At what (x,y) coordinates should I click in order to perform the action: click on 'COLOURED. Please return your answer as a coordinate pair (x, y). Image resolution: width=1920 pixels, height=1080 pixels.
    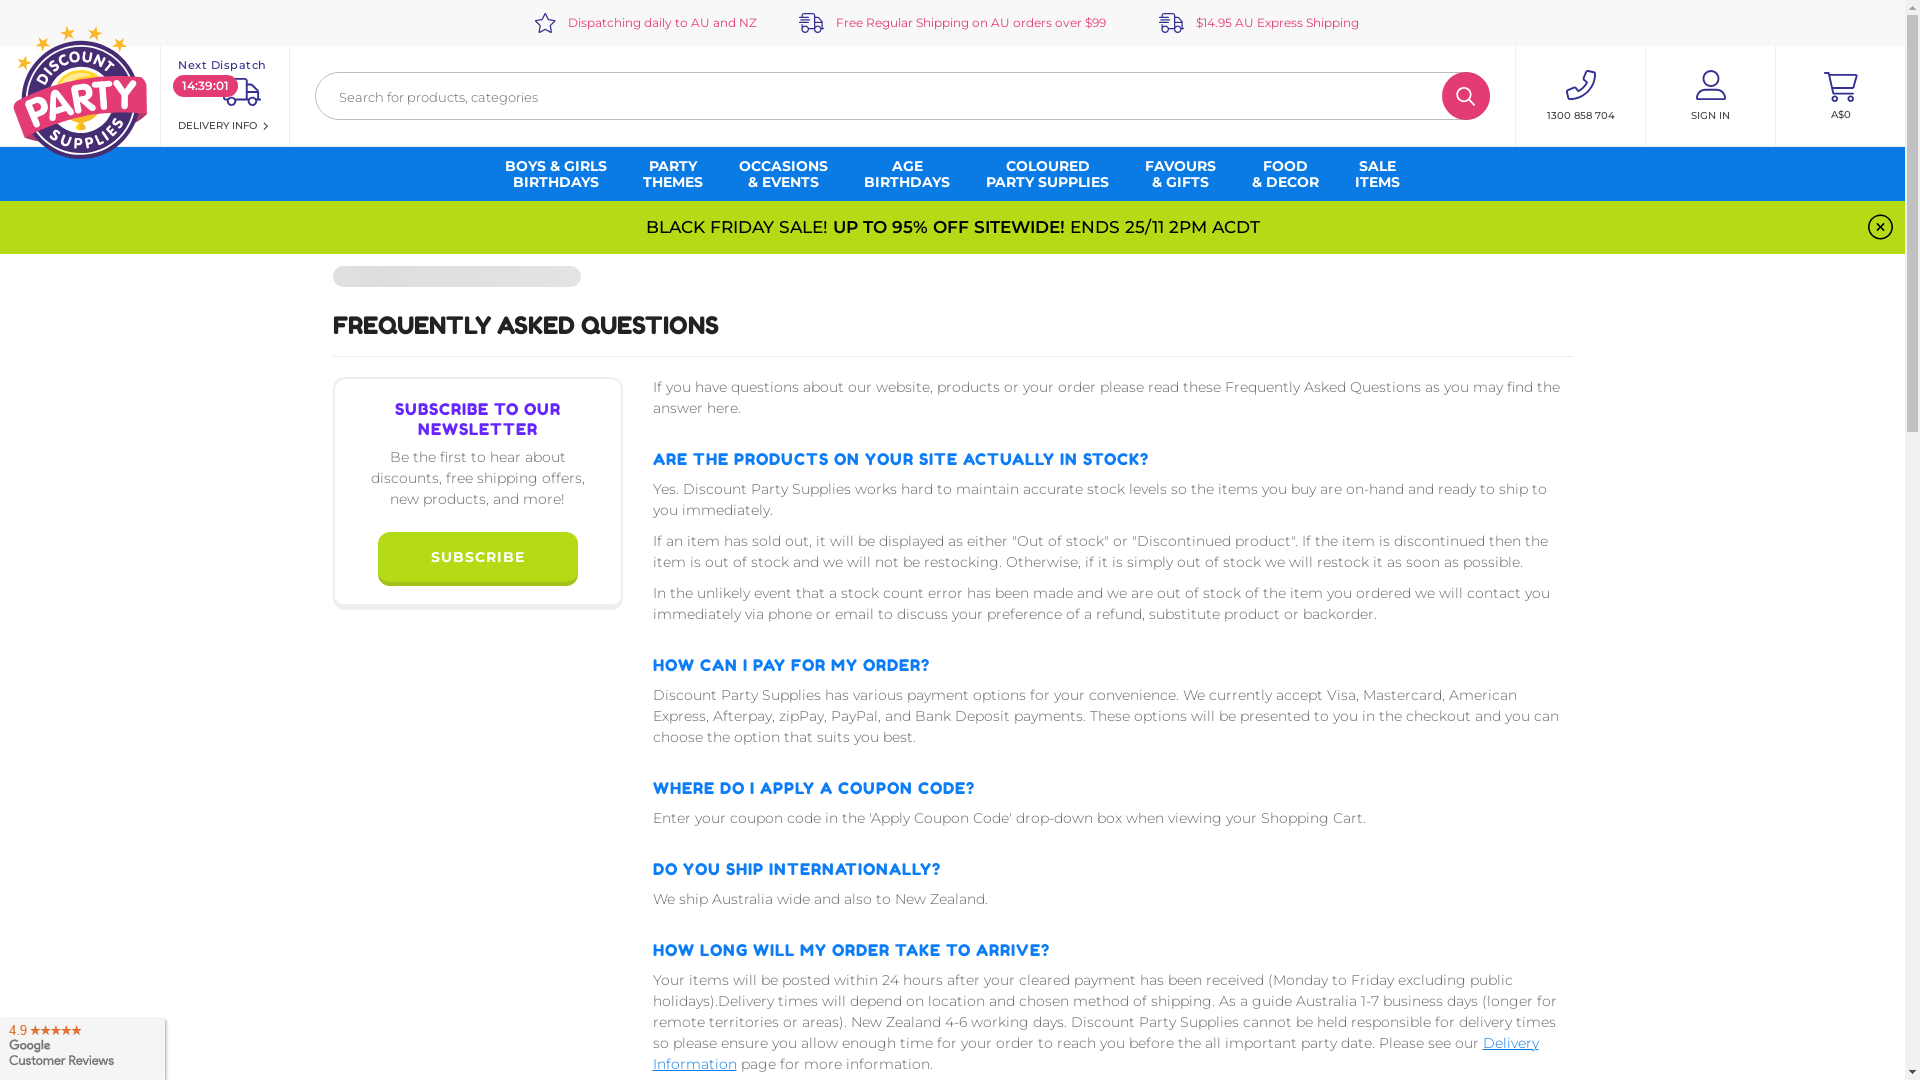
    Looking at the image, I should click on (1046, 172).